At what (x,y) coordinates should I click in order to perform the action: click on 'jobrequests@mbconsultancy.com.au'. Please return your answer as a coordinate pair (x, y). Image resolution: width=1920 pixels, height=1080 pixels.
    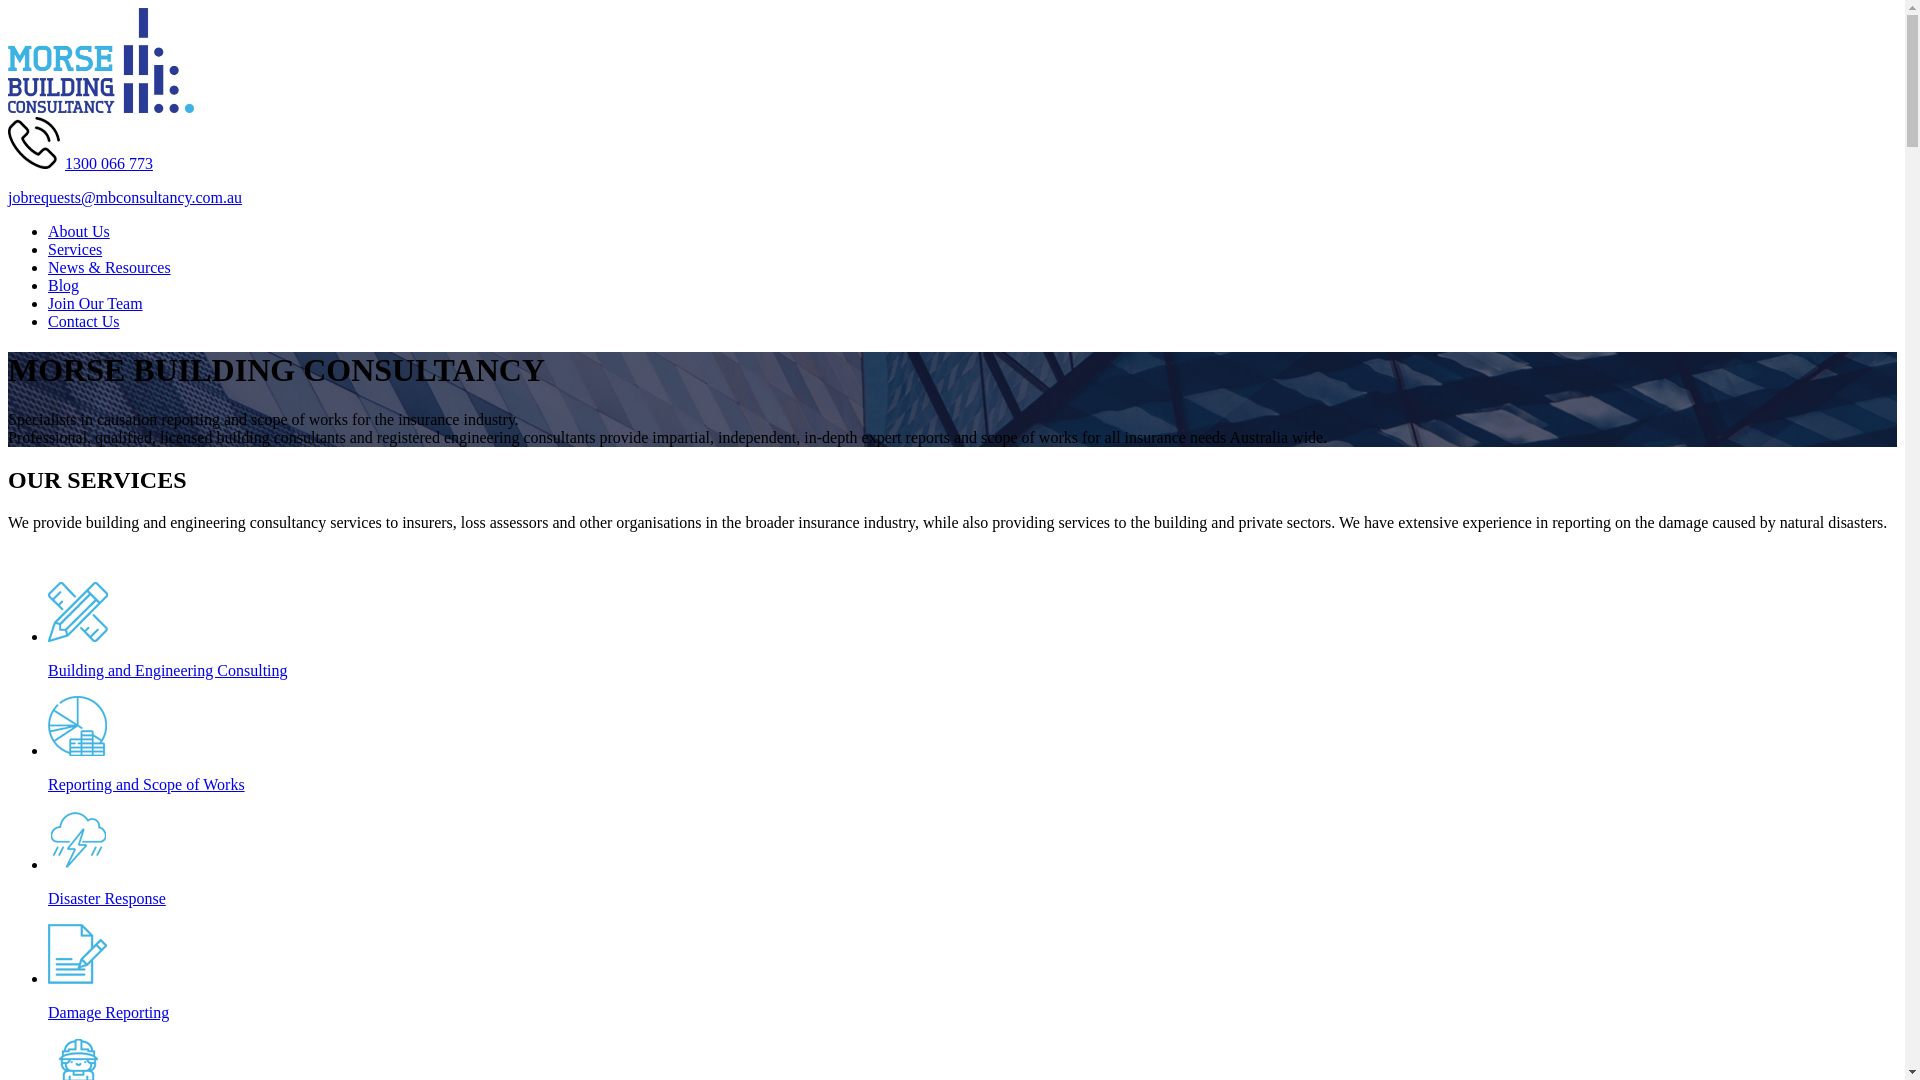
    Looking at the image, I should click on (123, 197).